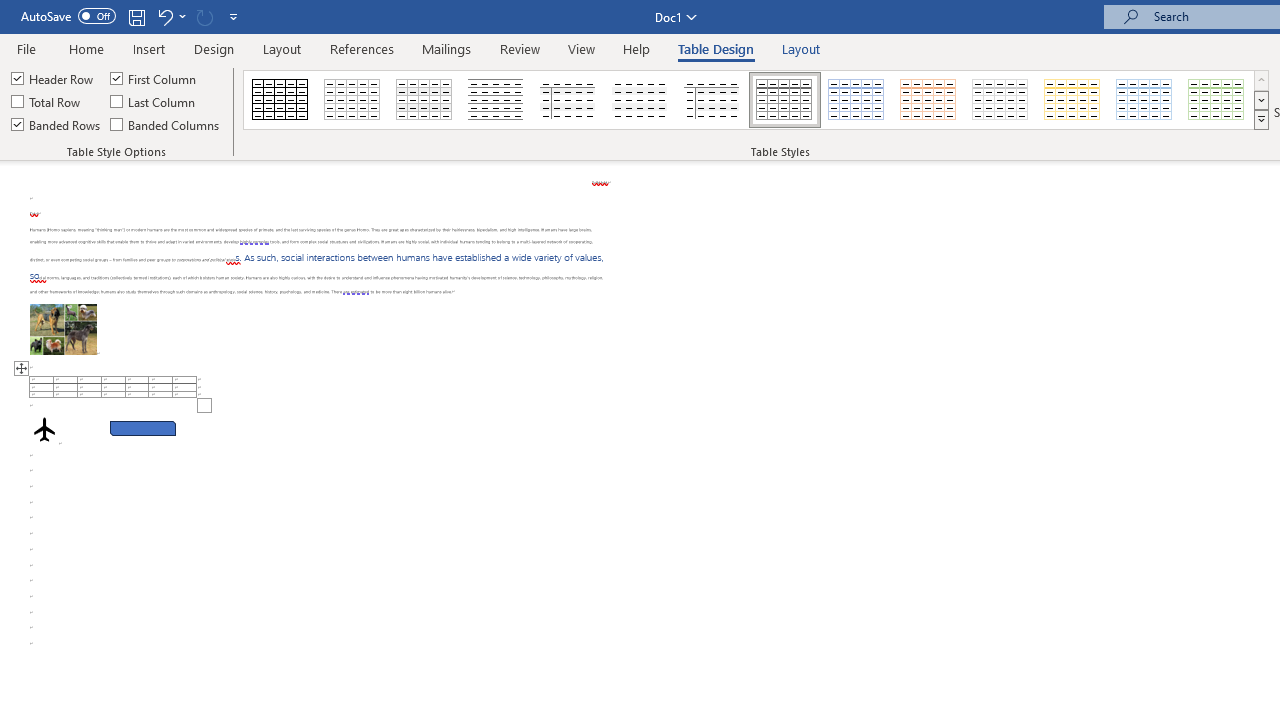 The image size is (1280, 720). I want to click on 'Banded Rows', so click(57, 124).